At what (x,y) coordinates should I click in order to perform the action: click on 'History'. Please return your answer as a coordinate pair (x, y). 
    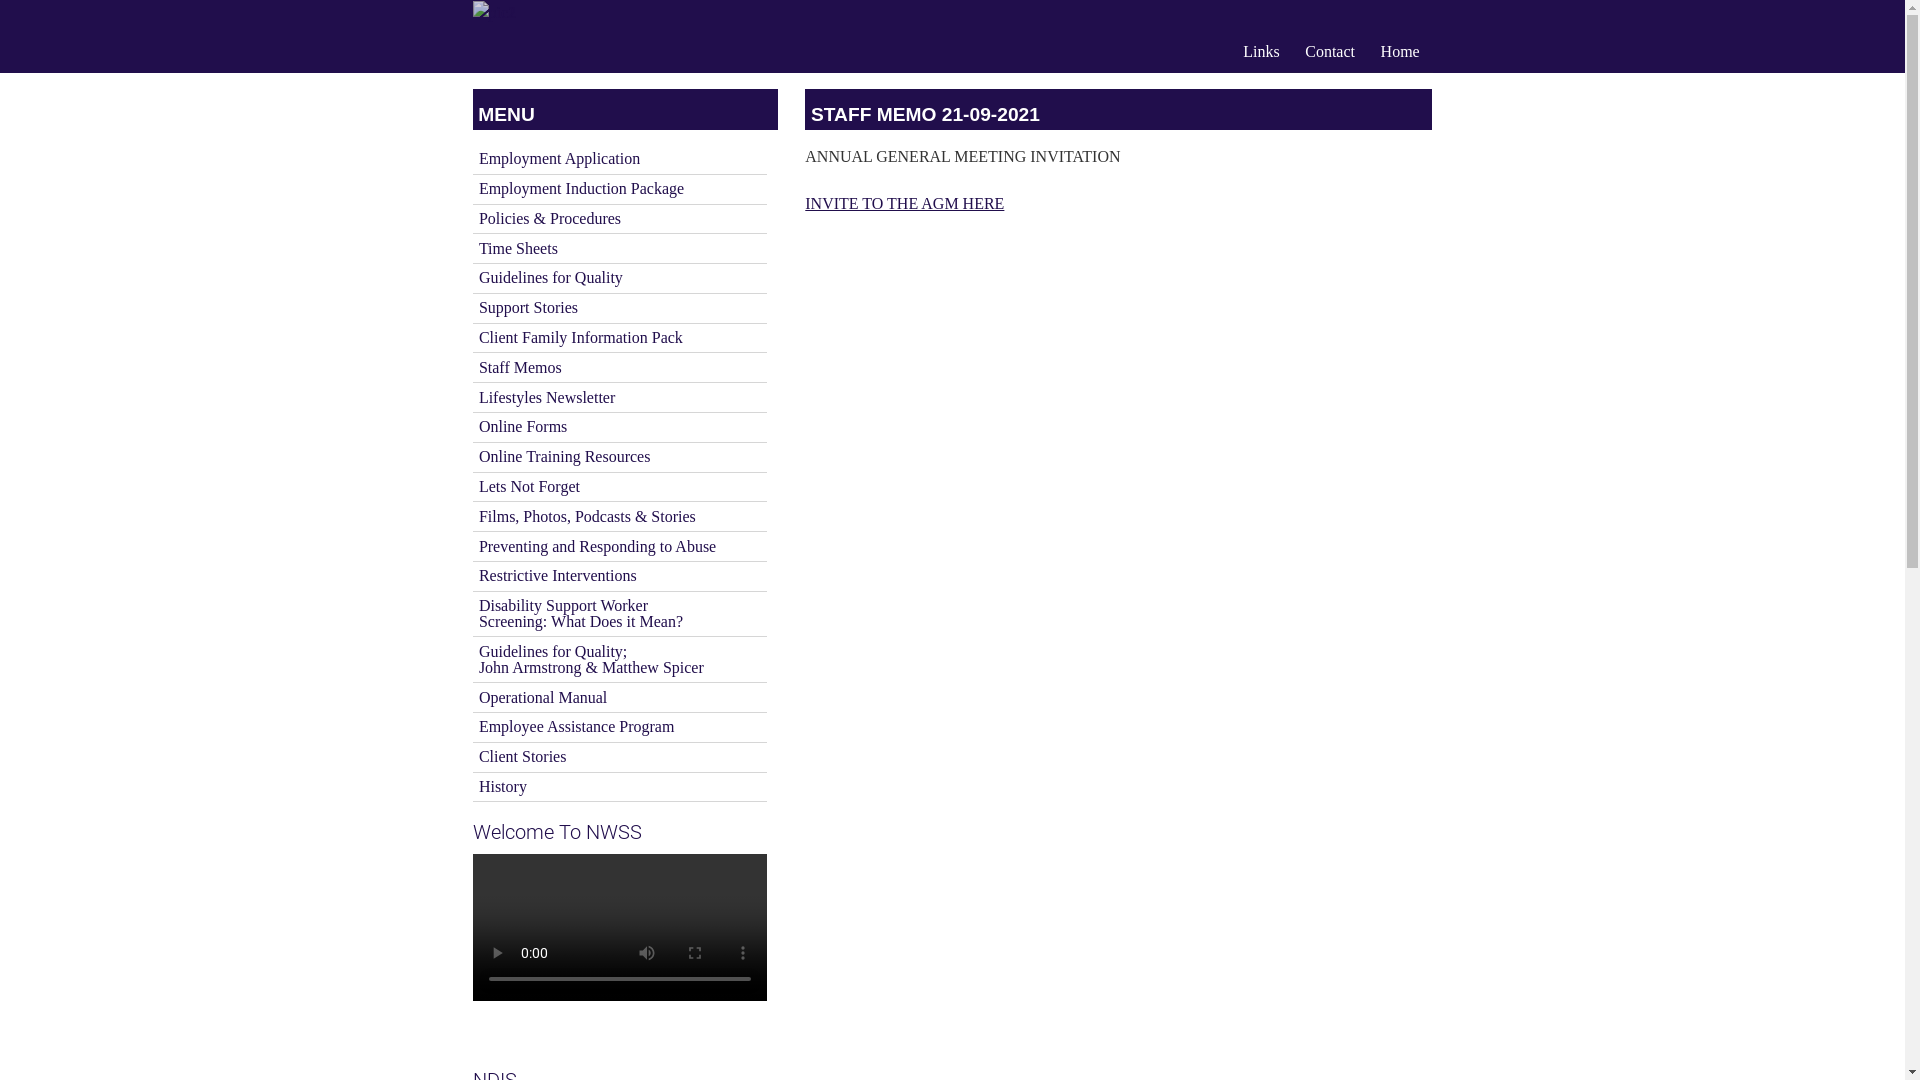
    Looking at the image, I should click on (618, 786).